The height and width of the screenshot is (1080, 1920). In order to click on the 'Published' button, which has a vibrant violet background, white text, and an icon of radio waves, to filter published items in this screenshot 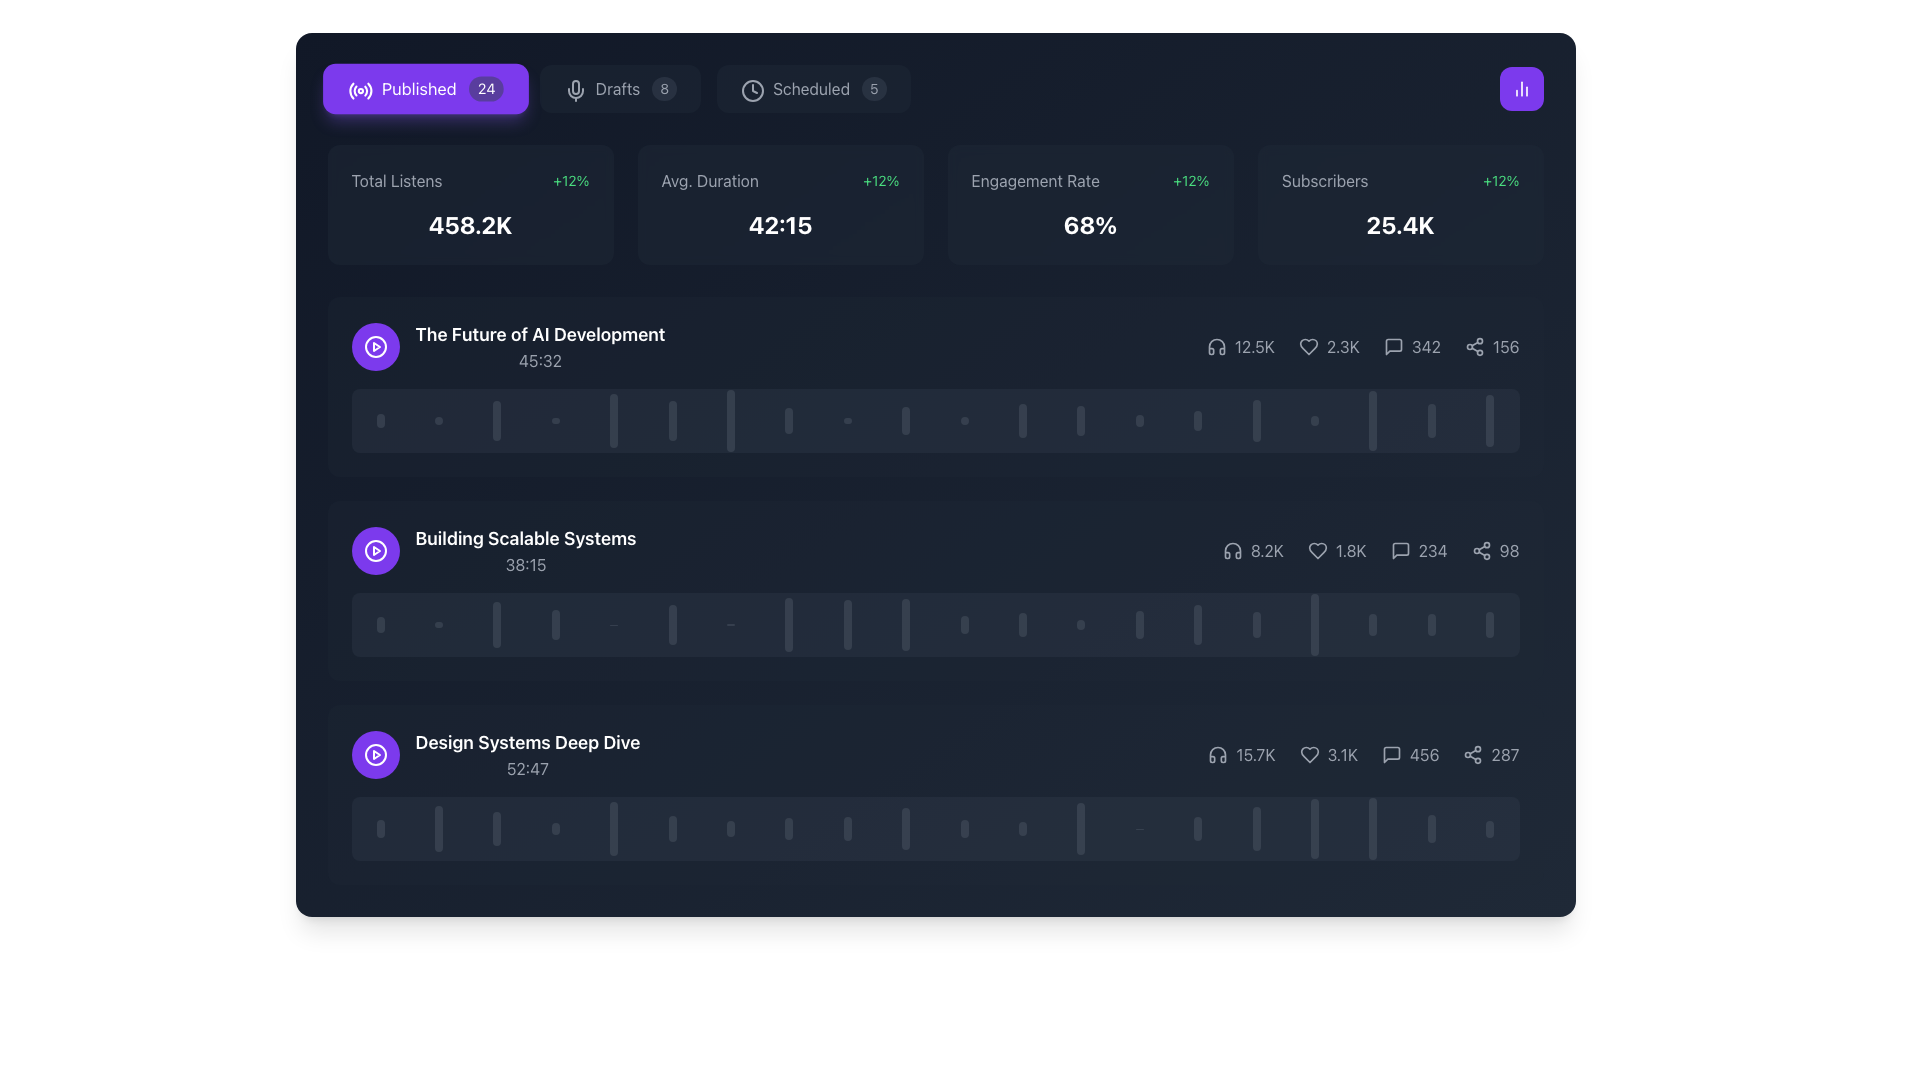, I will do `click(424, 87)`.